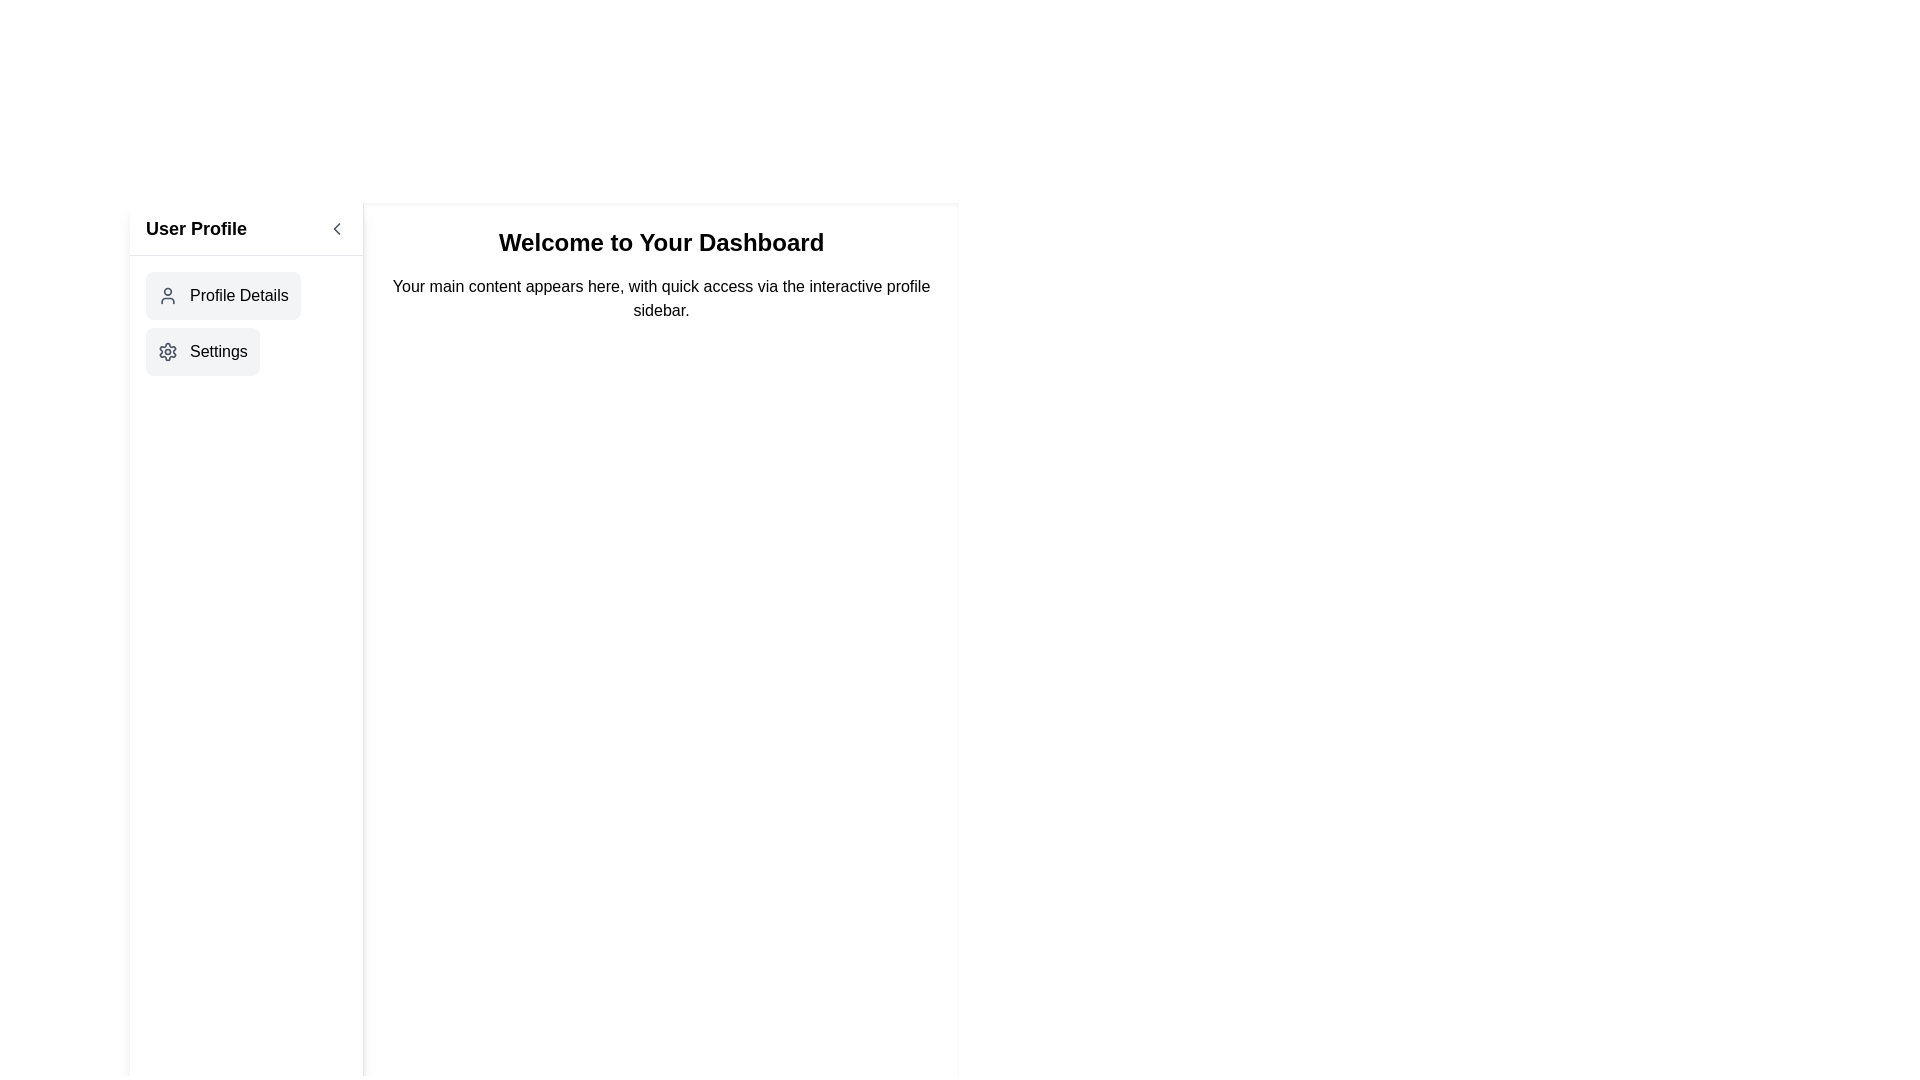 Image resolution: width=1920 pixels, height=1080 pixels. What do you see at coordinates (168, 350) in the screenshot?
I see `the gear icon in the left sidebar under the 'User Profile' header` at bounding box center [168, 350].